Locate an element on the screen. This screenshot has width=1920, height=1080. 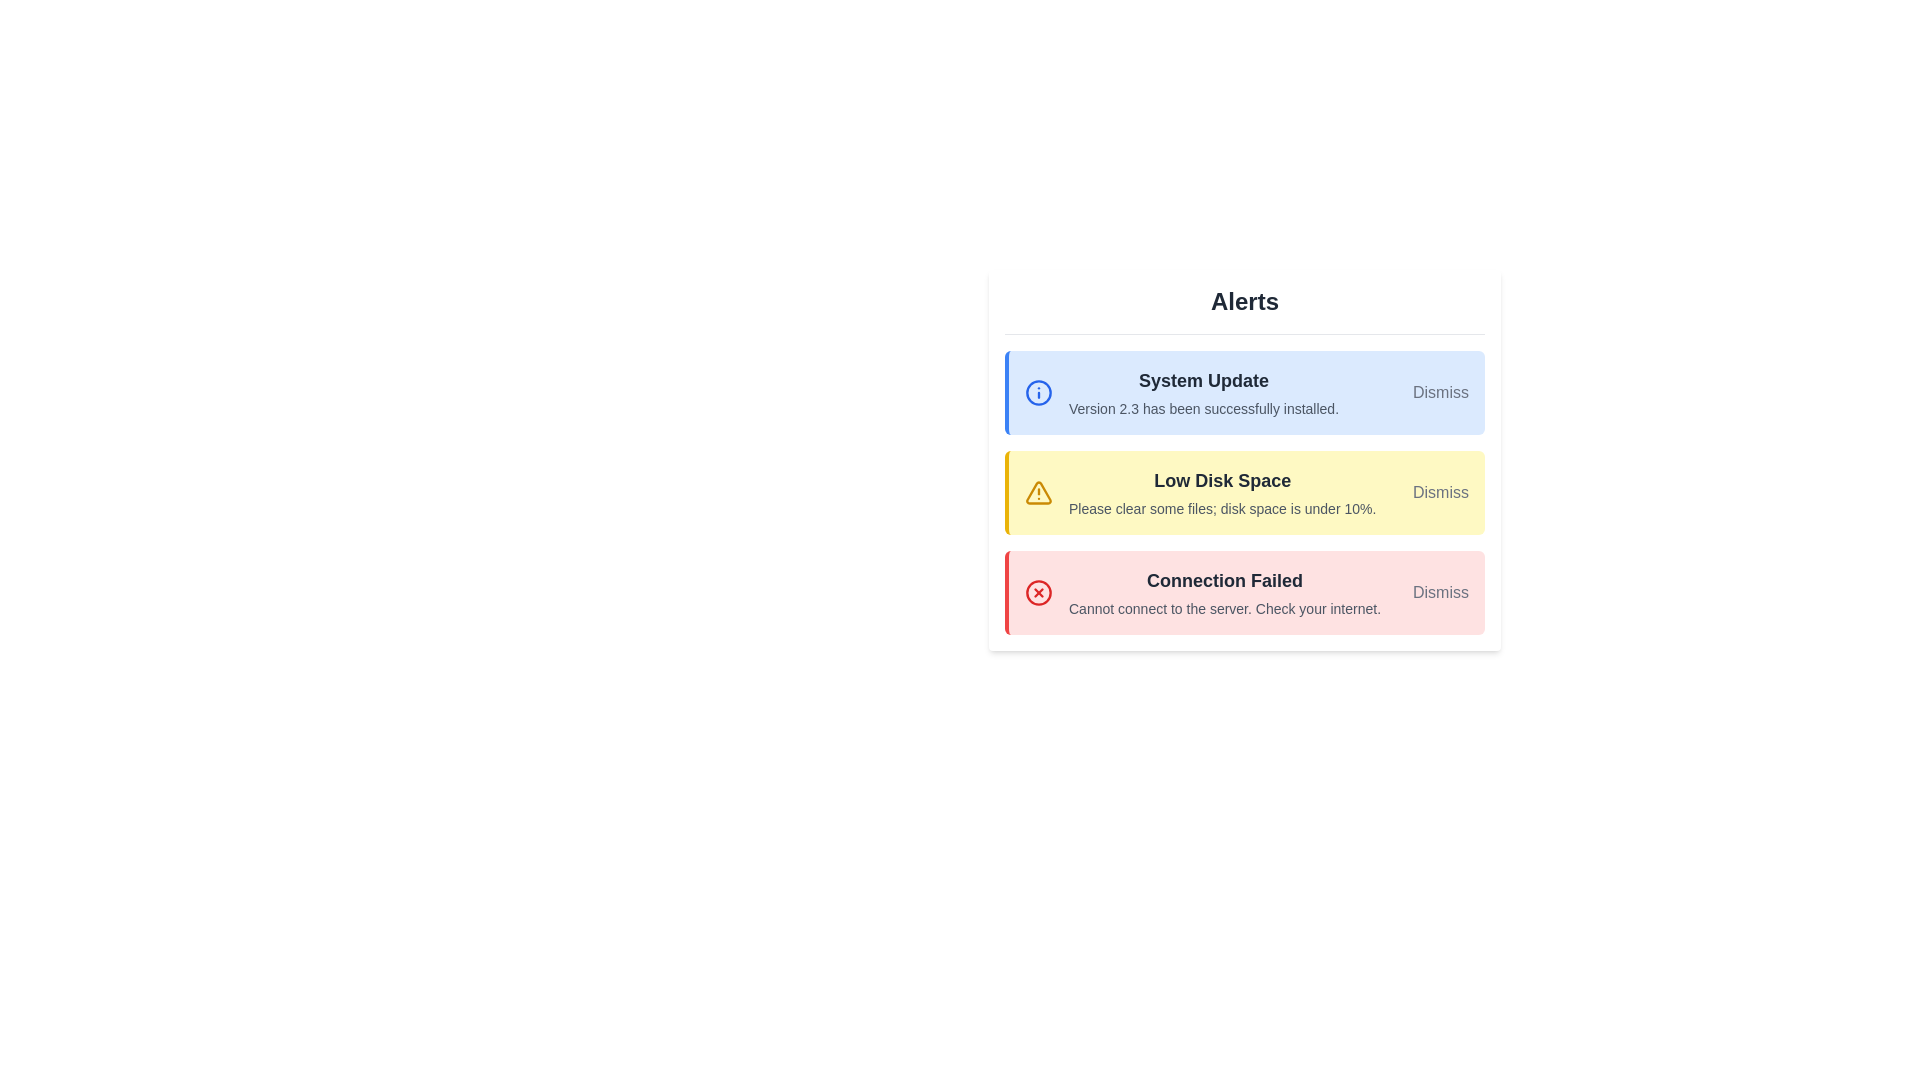
the warning icon associated with the 'Low Disk Space' notification, located near the left edge of the notification is located at coordinates (1038, 493).